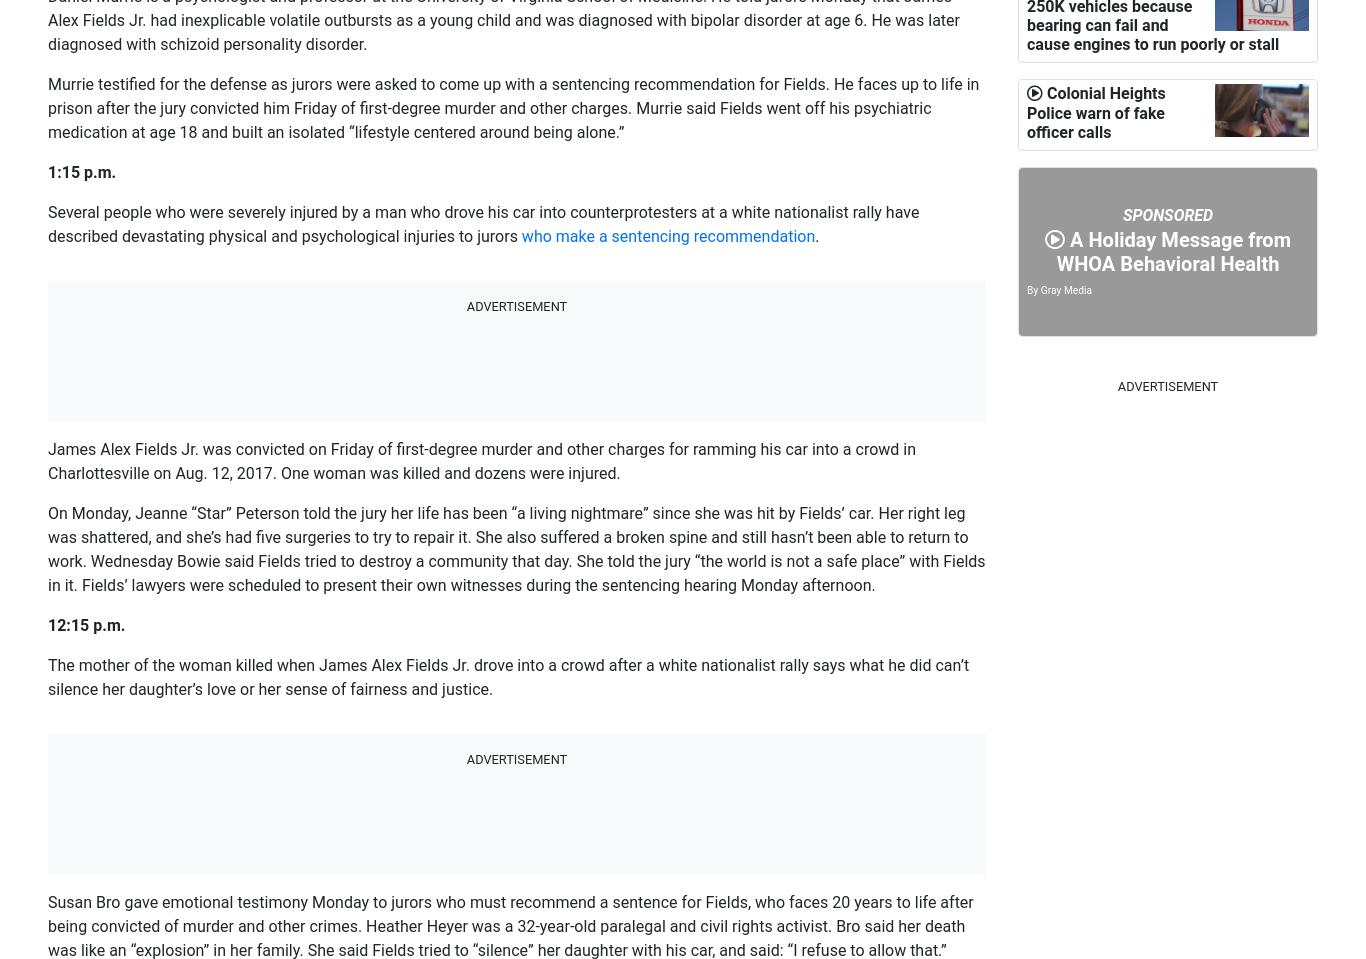 The height and width of the screenshot is (959, 1366). Describe the element at coordinates (1025, 204) in the screenshot. I see `'Honda recalls nearly 250K vehicles because bearing can fail and cause engines to run poorly or stall'` at that location.